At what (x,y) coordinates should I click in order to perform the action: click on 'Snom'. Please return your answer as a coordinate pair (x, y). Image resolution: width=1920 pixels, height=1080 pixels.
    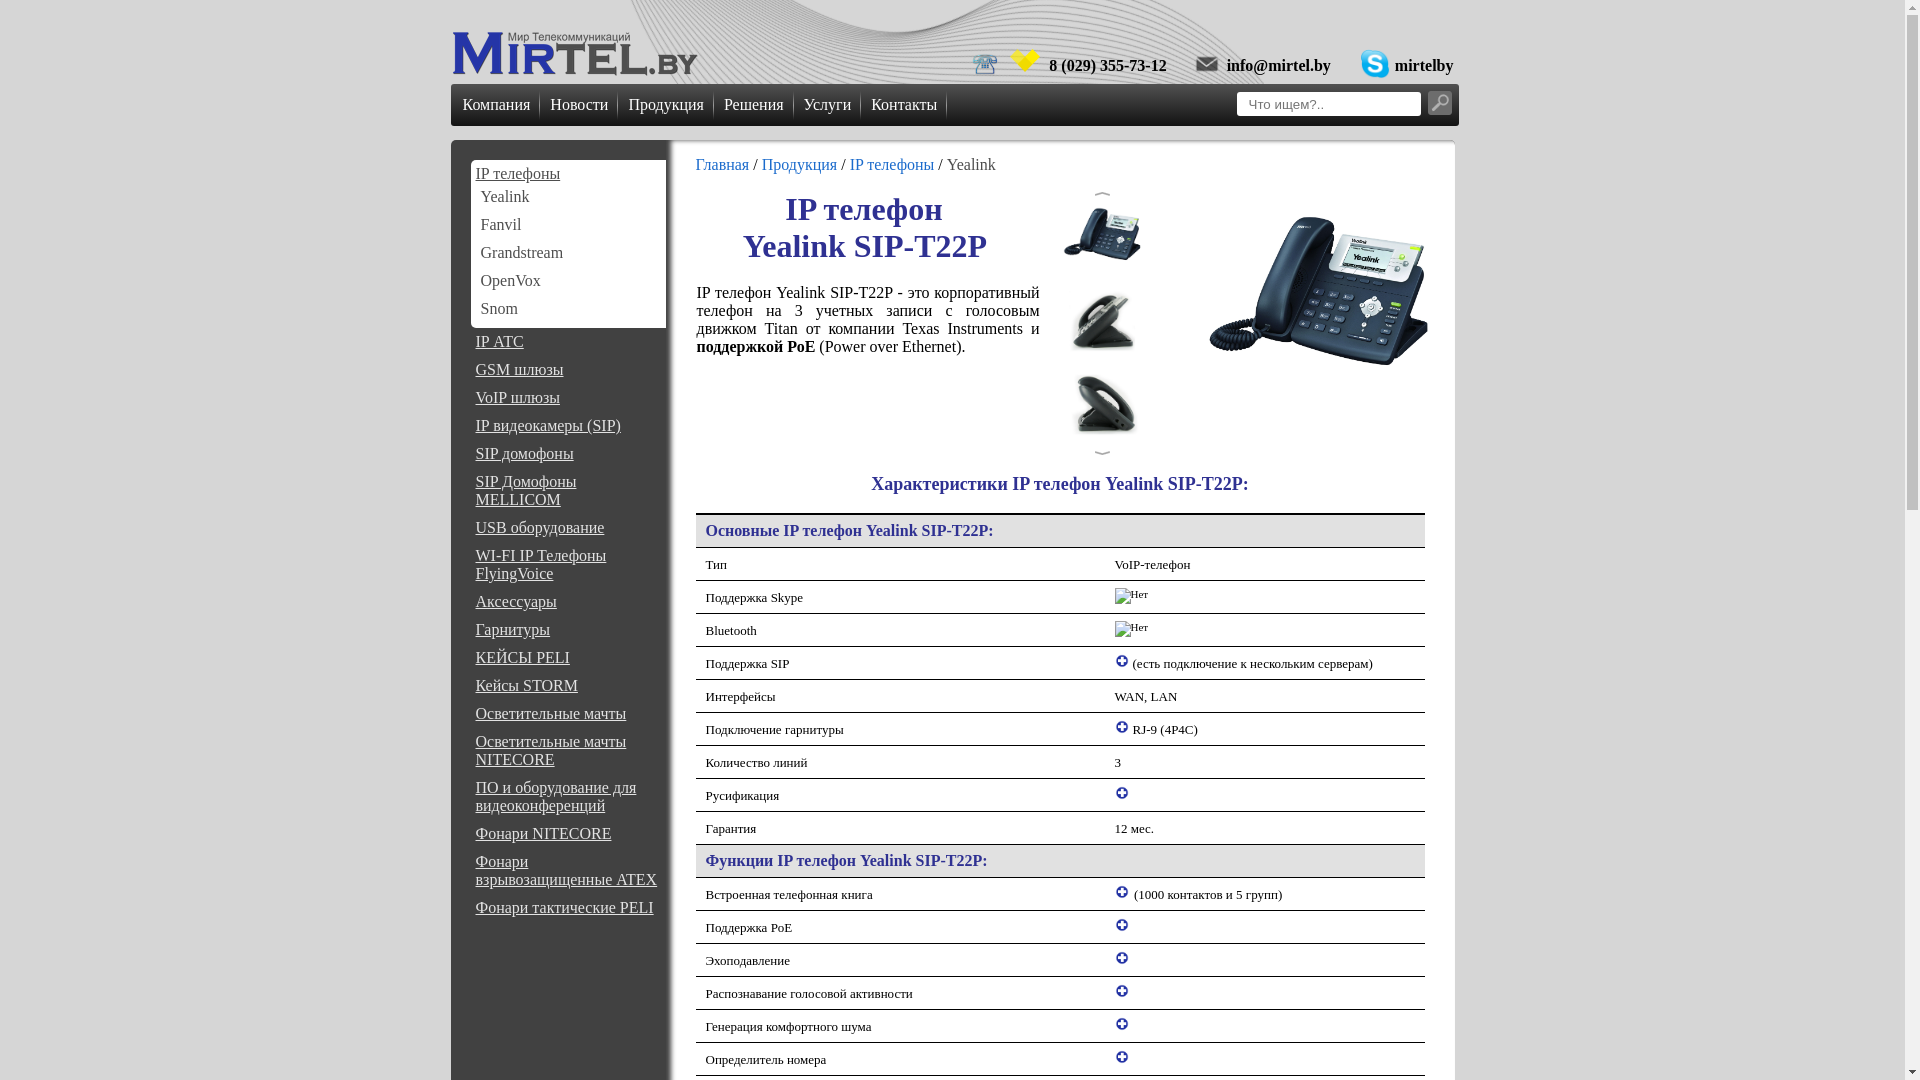
    Looking at the image, I should click on (498, 308).